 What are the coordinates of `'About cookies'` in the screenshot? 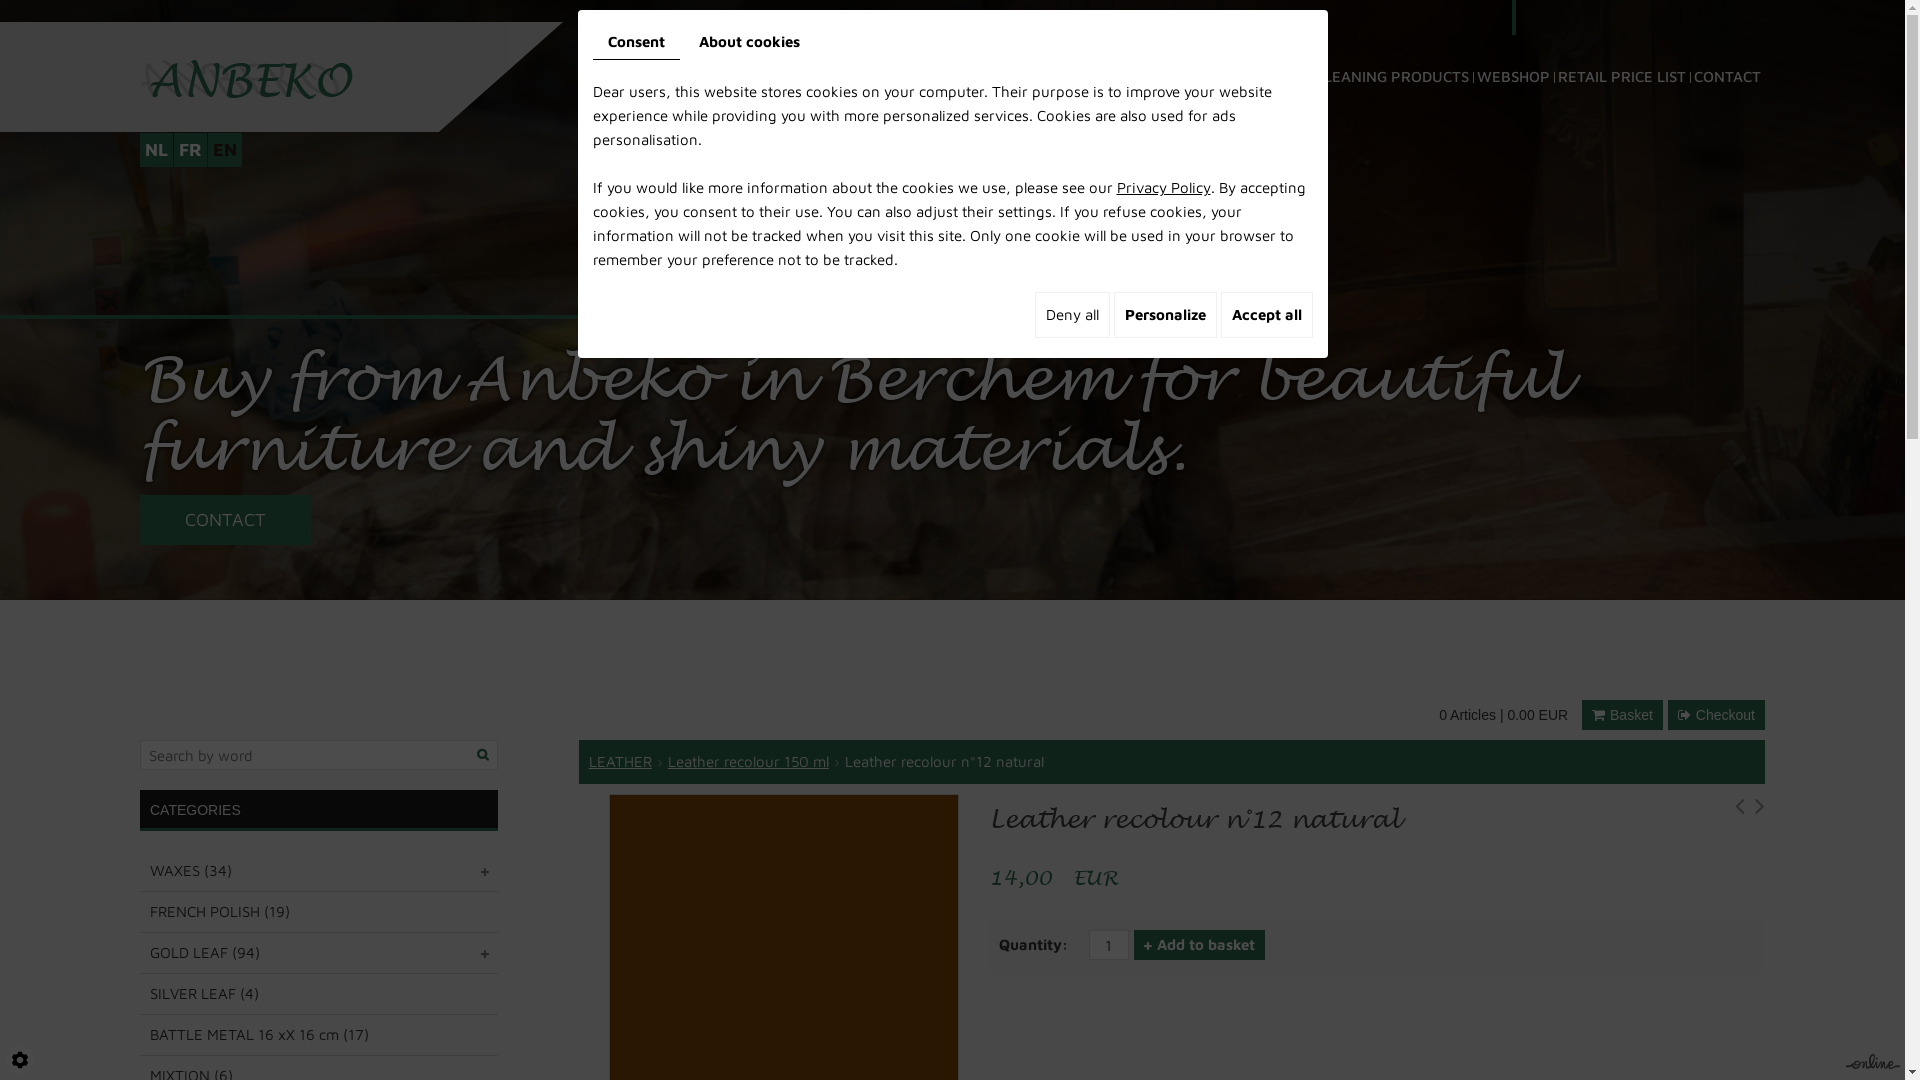 It's located at (748, 42).